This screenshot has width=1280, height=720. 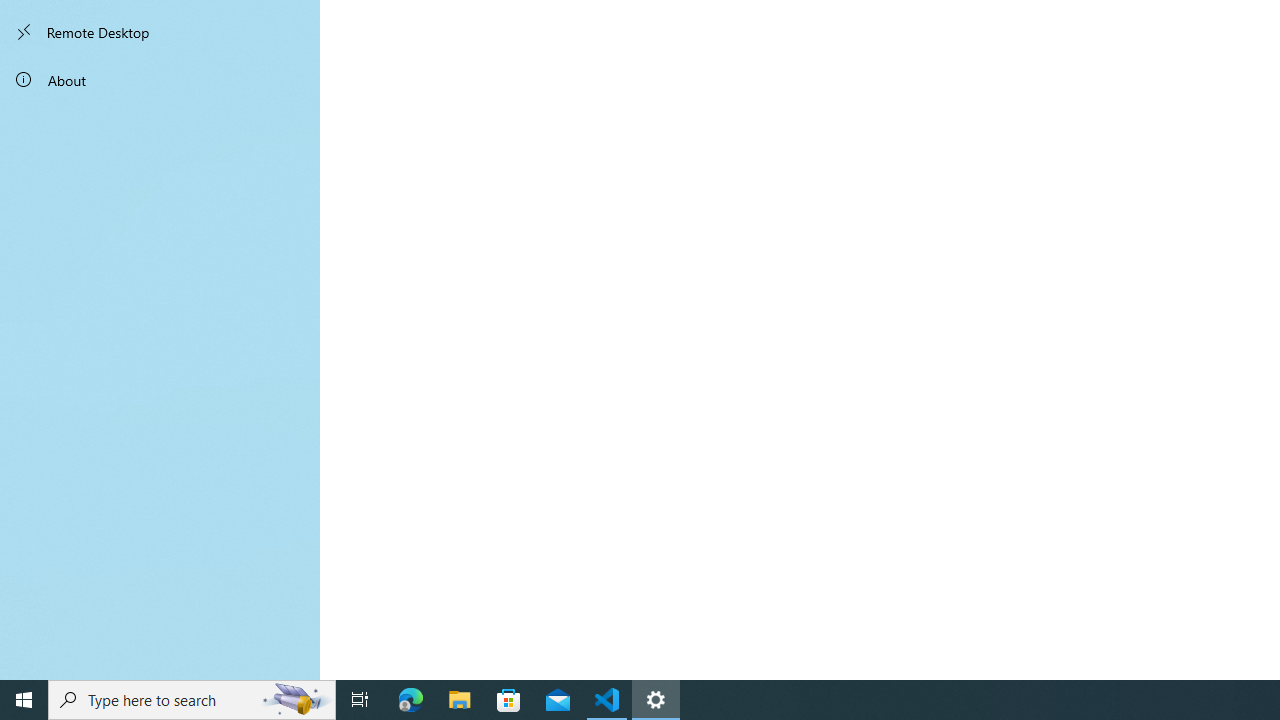 What do you see at coordinates (160, 78) in the screenshot?
I see `'About'` at bounding box center [160, 78].